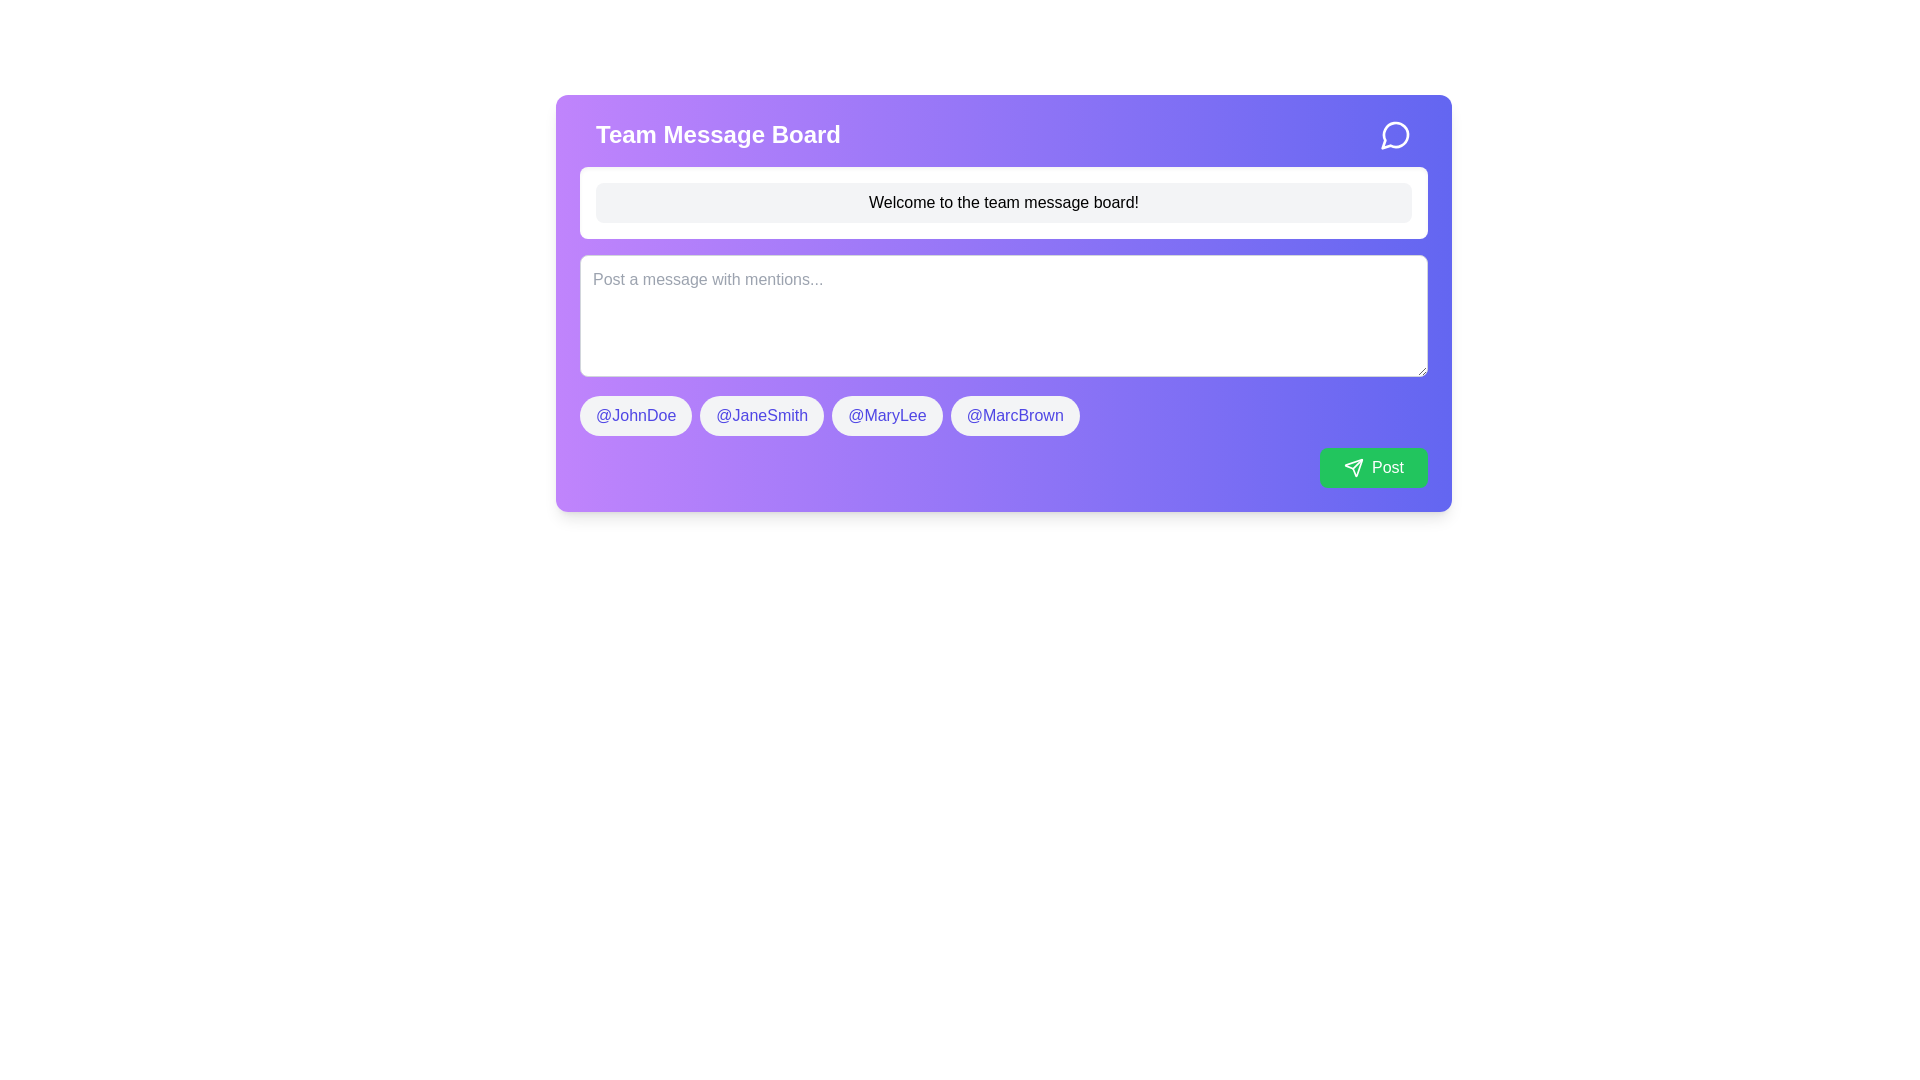 This screenshot has width=1920, height=1080. Describe the element at coordinates (634, 415) in the screenshot. I see `the first interactive badge representing the user 'JohnDoe'` at that location.